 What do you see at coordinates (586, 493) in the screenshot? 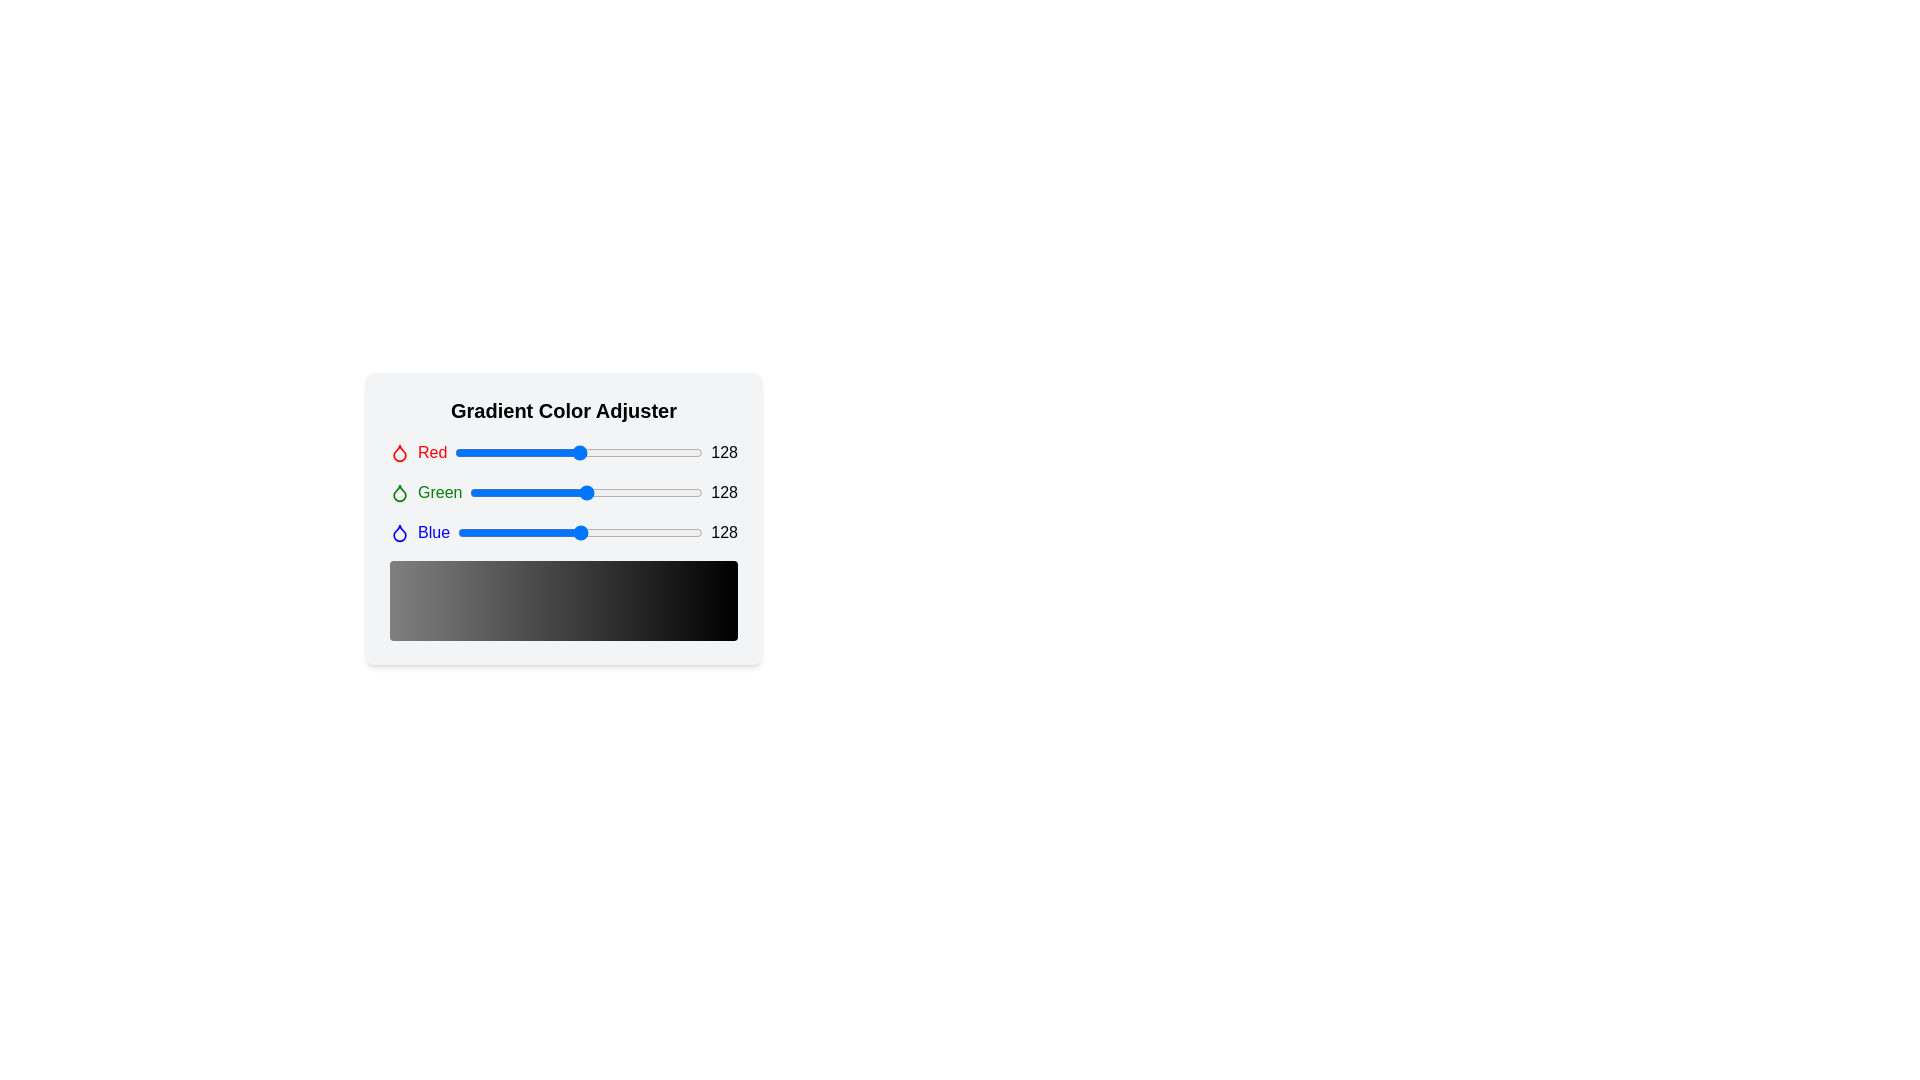
I see `the green slider to 128` at bounding box center [586, 493].